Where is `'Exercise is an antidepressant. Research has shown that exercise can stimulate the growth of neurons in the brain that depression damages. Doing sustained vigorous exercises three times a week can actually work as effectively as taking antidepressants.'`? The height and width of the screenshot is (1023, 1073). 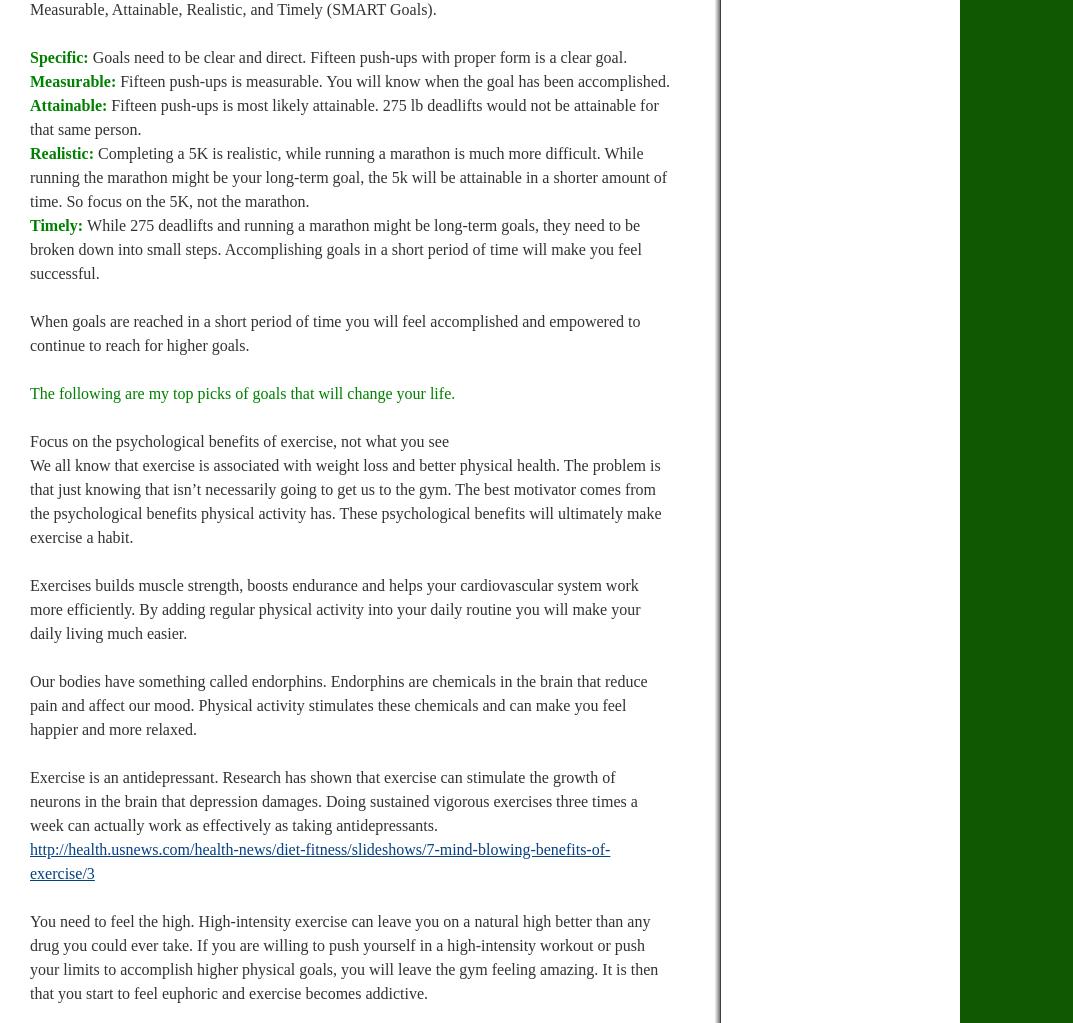 'Exercise is an antidepressant. Research has shown that exercise can stimulate the growth of neurons in the brain that depression damages. Doing sustained vigorous exercises three times a week can actually work as effectively as taking antidepressants.' is located at coordinates (333, 801).